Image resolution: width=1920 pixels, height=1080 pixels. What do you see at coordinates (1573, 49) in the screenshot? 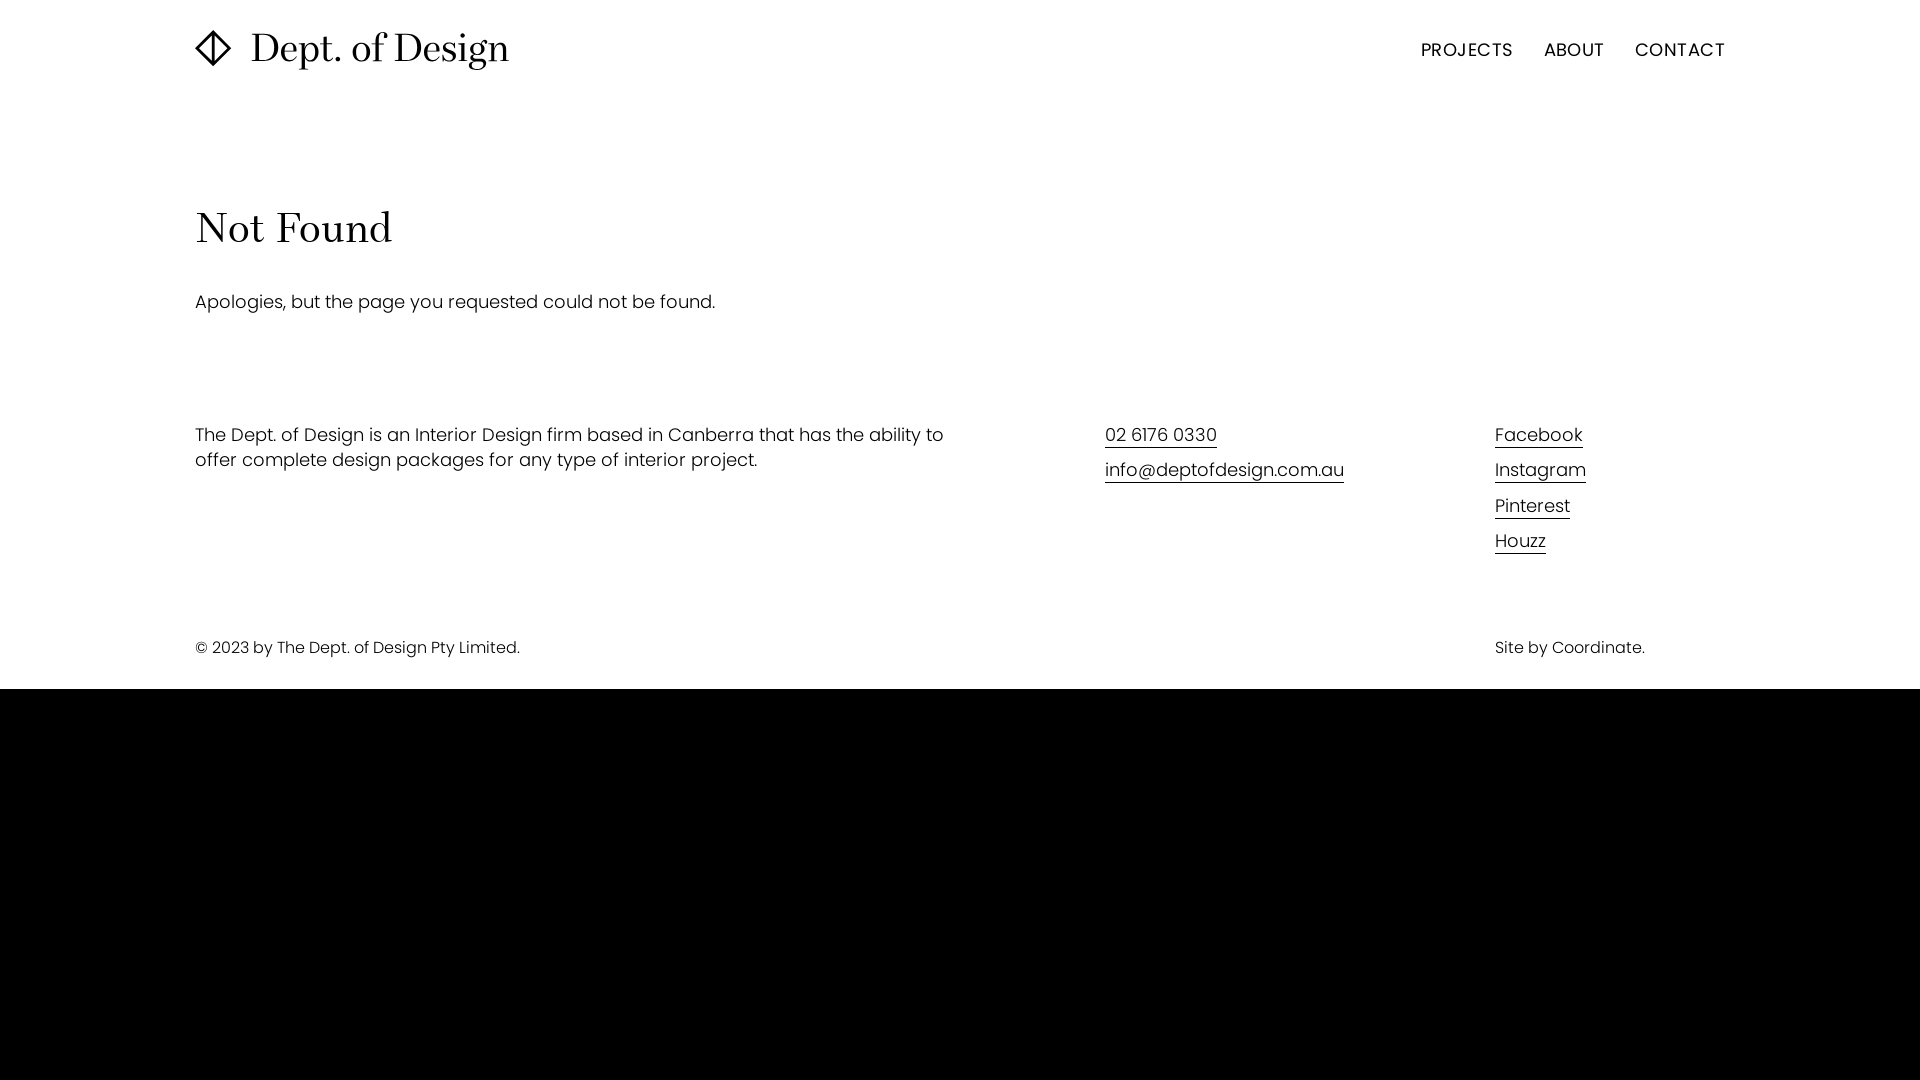
I see `'ABOUT'` at bounding box center [1573, 49].